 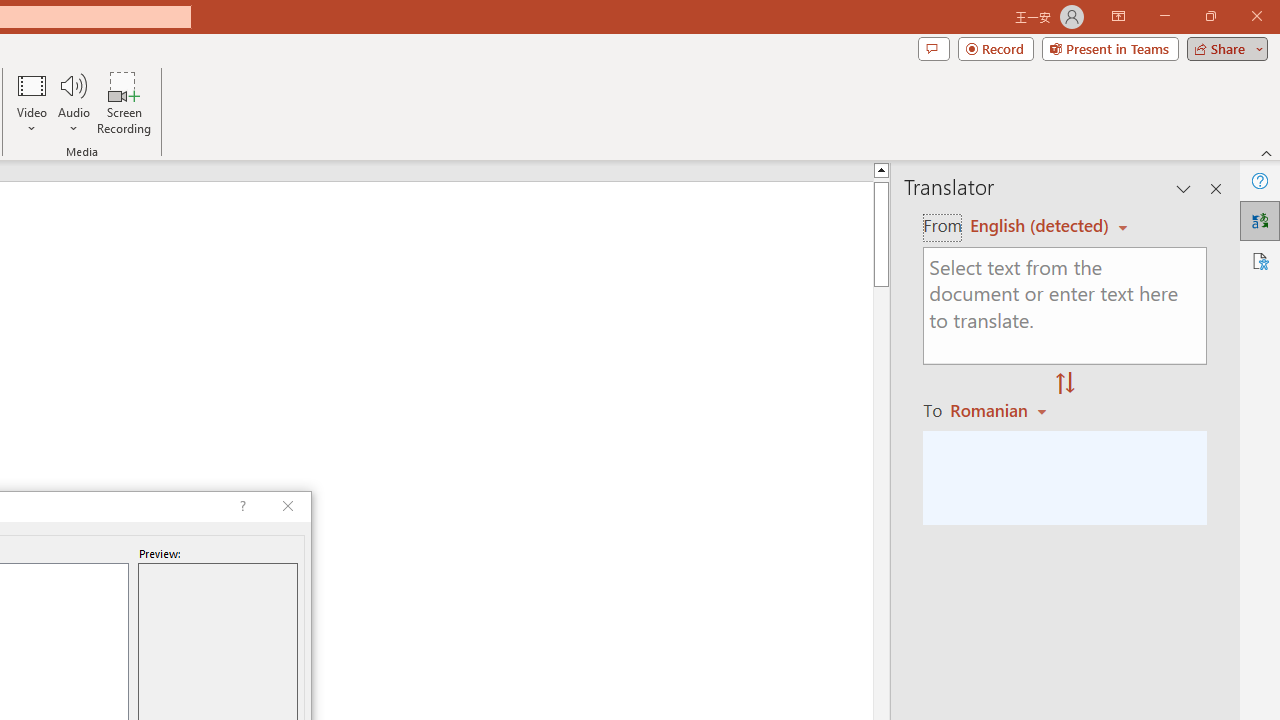 What do you see at coordinates (1040, 225) in the screenshot?
I see `'Czech (detected)'` at bounding box center [1040, 225].